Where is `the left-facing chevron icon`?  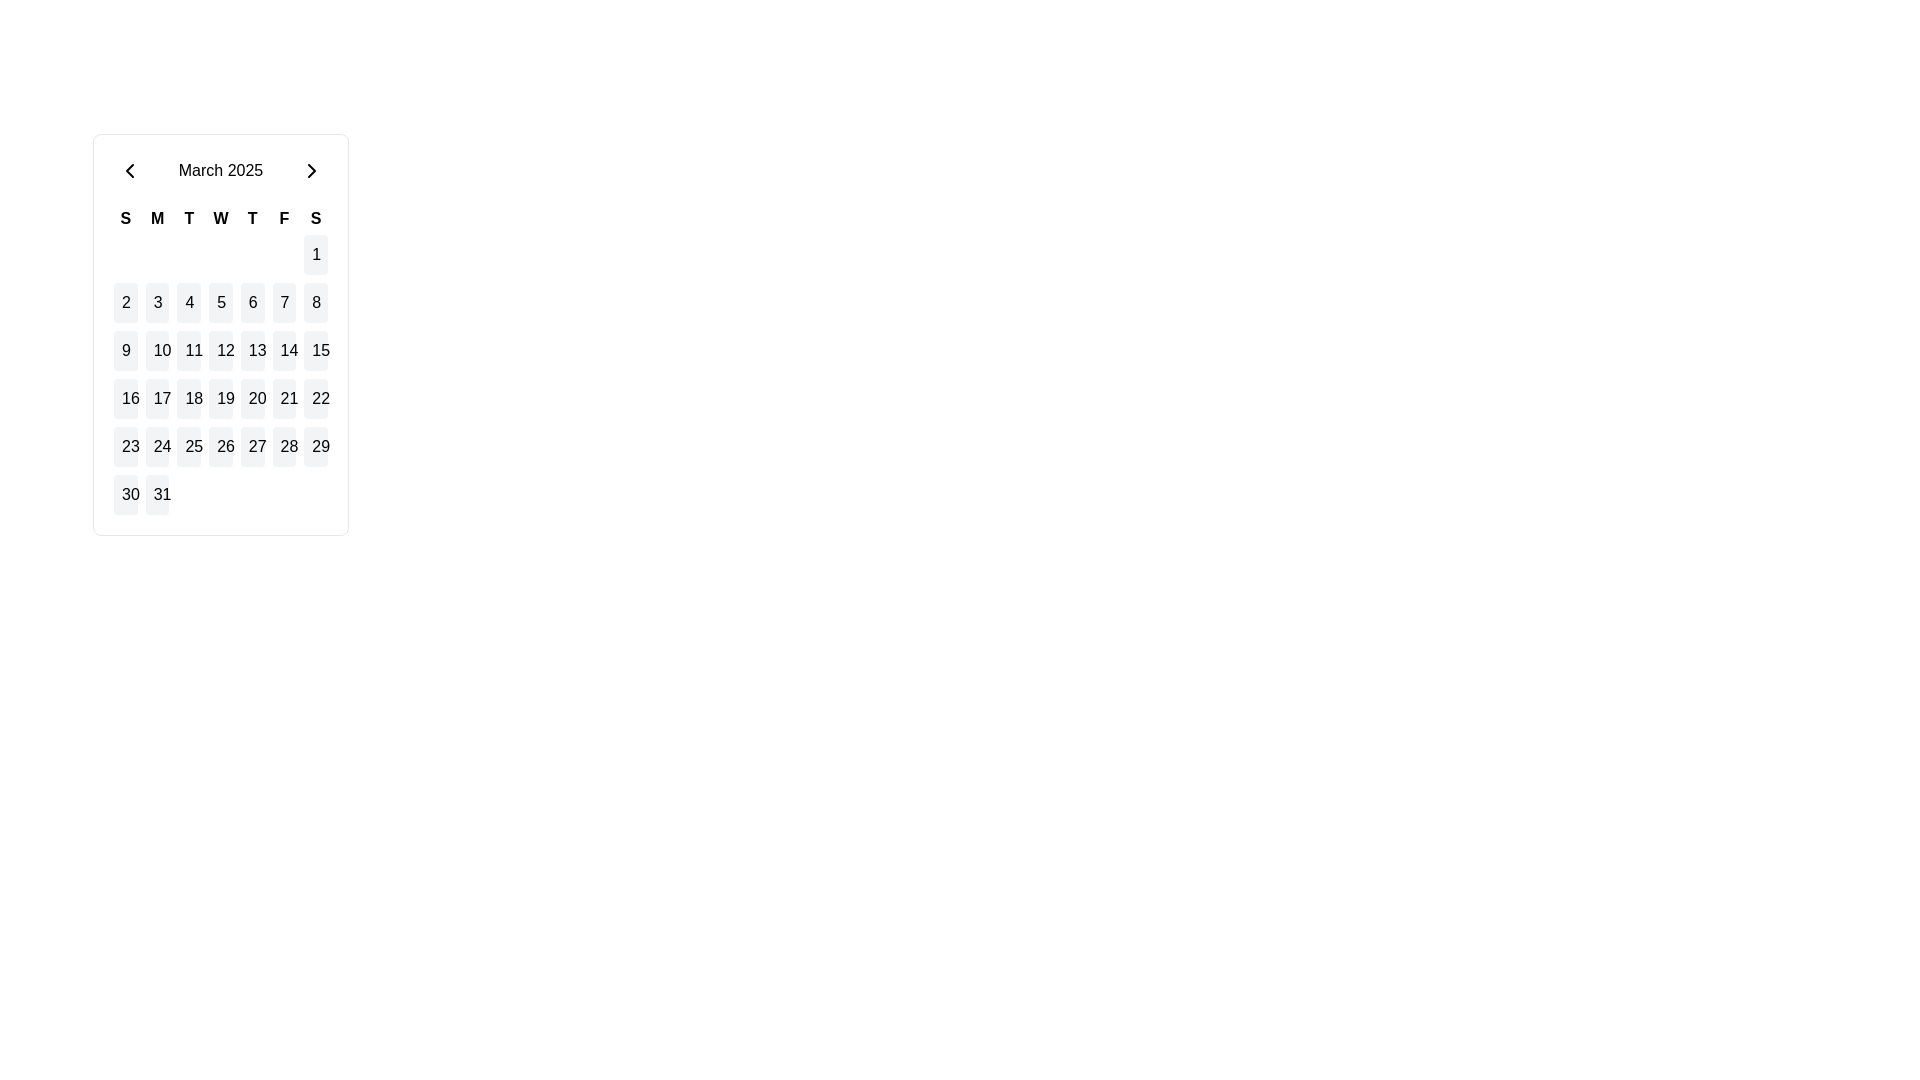
the left-facing chevron icon is located at coordinates (128, 169).